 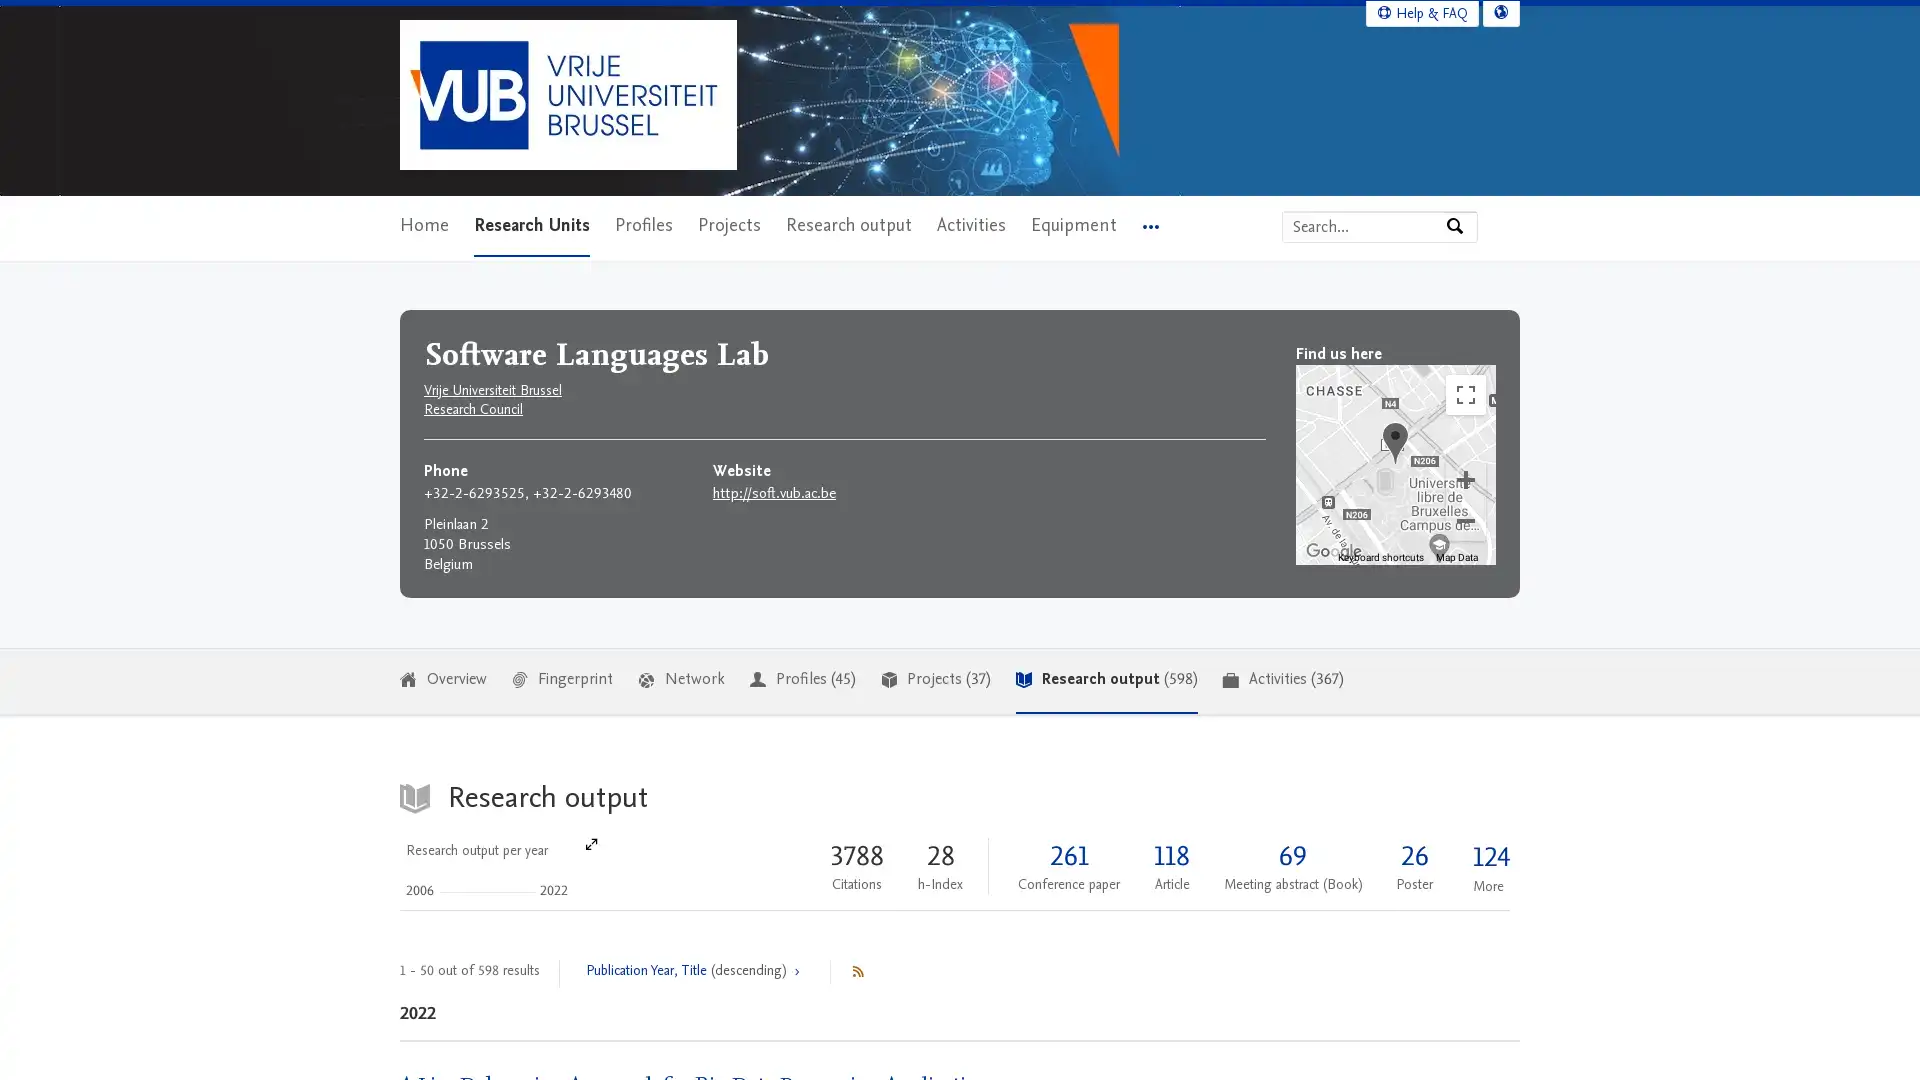 What do you see at coordinates (1394, 441) in the screenshot?
I see `Software Languages Lab` at bounding box center [1394, 441].